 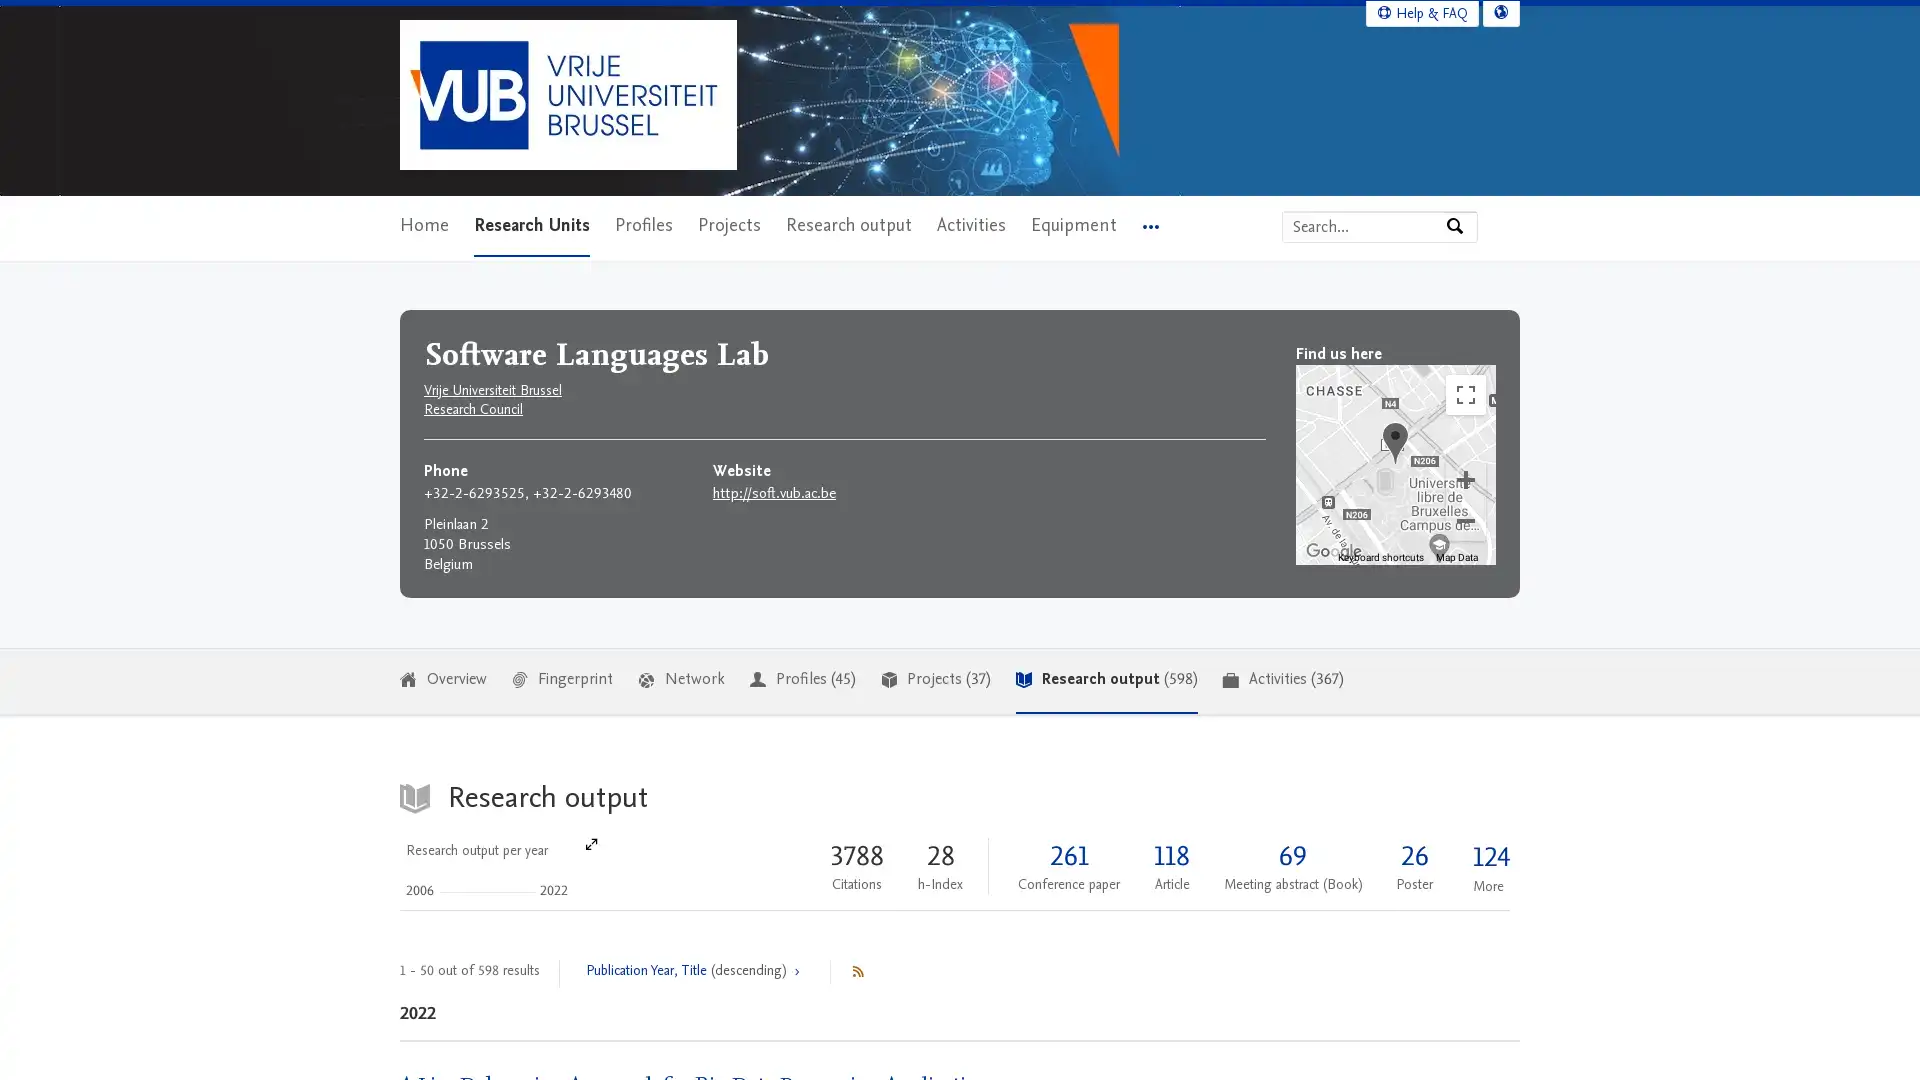 What do you see at coordinates (1394, 441) in the screenshot?
I see `Software Languages Lab` at bounding box center [1394, 441].